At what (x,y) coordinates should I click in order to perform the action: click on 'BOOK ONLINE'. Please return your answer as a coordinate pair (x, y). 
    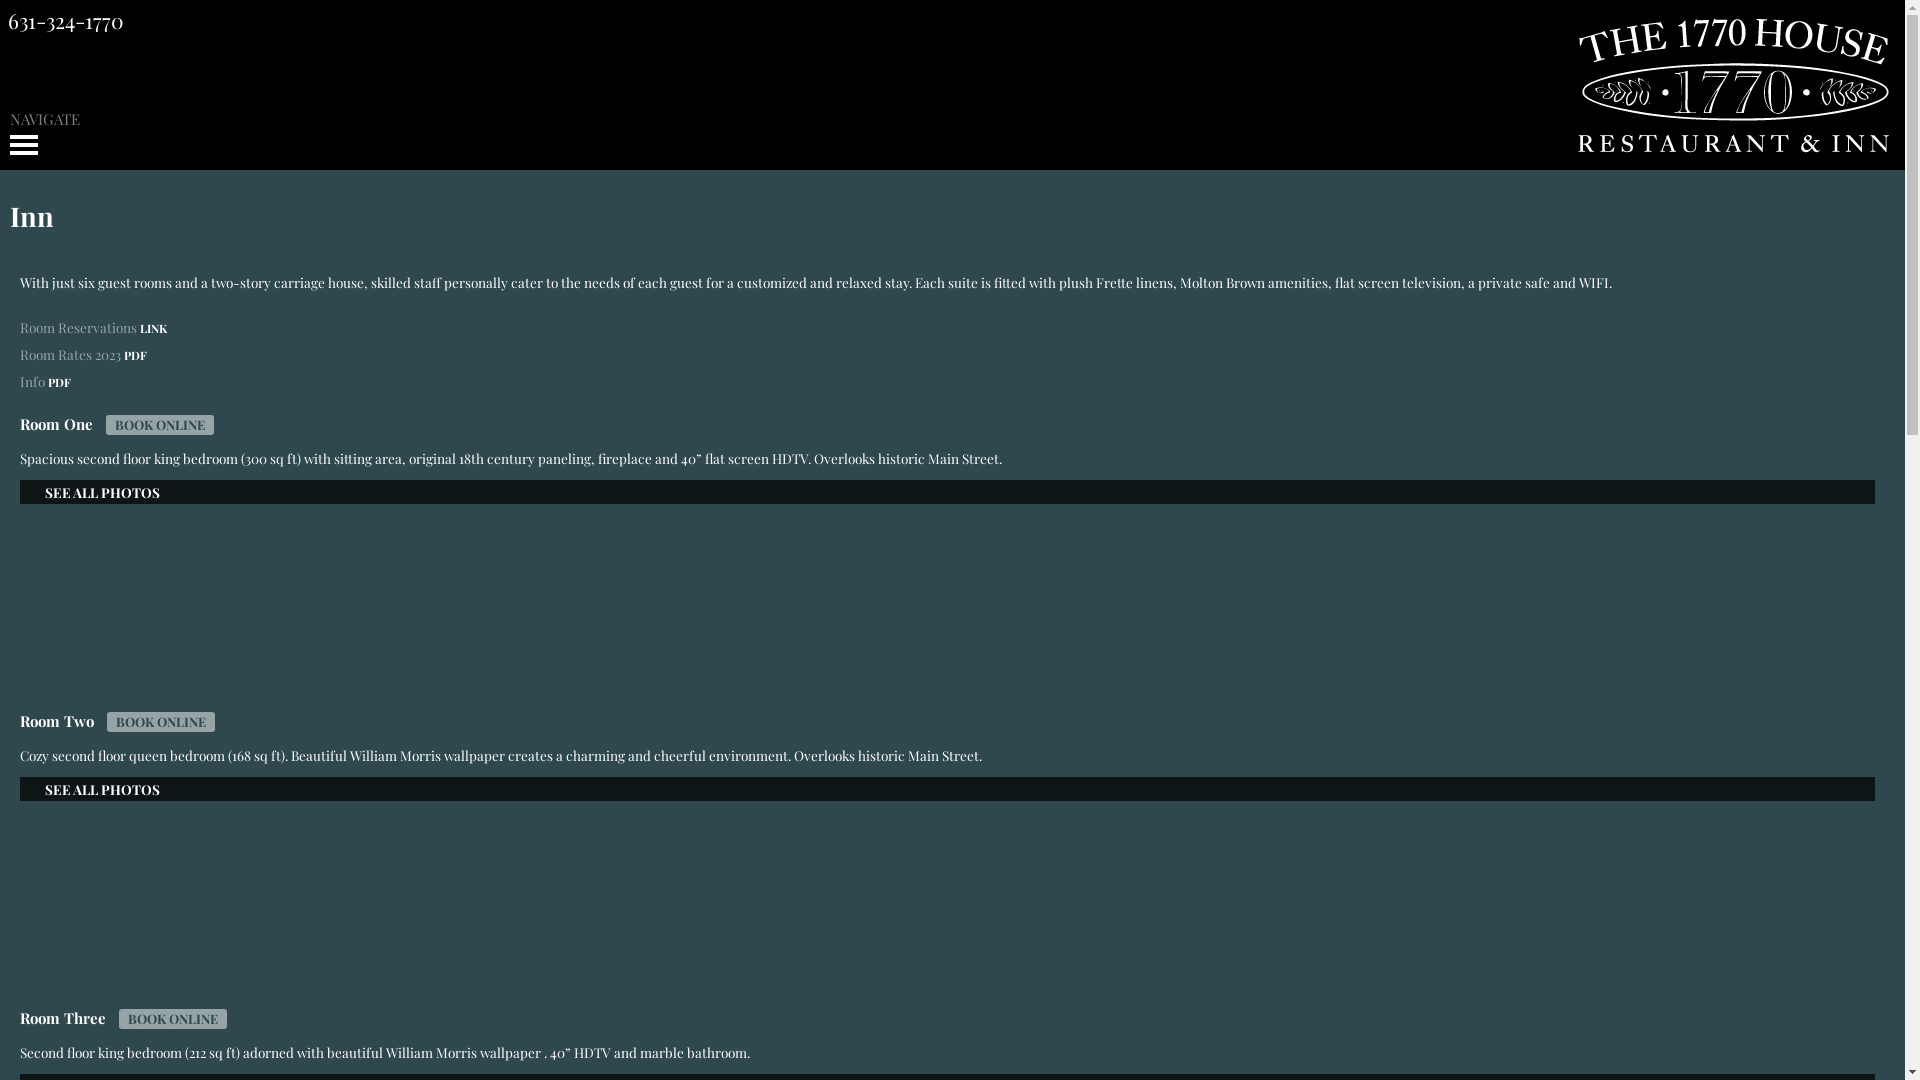
    Looking at the image, I should click on (158, 423).